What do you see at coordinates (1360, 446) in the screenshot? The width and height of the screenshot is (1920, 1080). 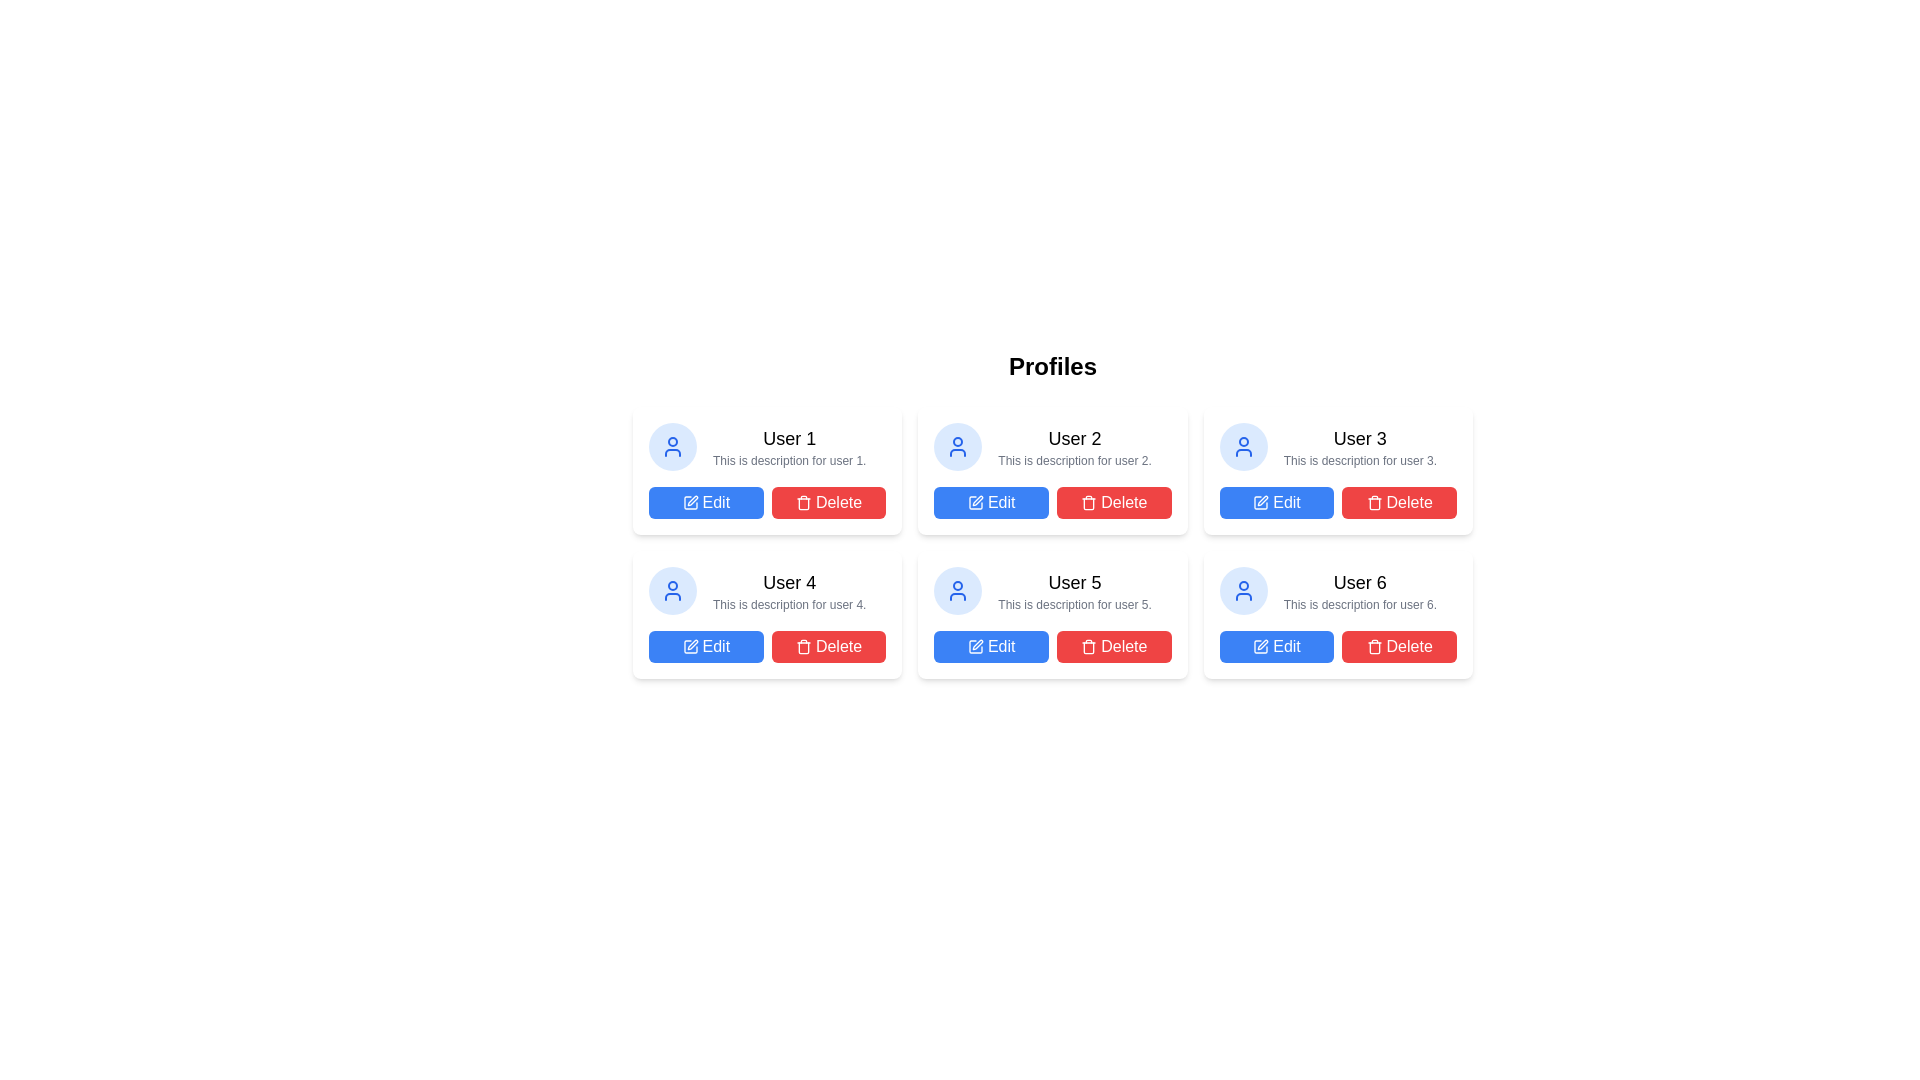 I see `text from the Text display component, which shows 'User 3' in bold and 'This is description for user 3.' below it, located in the second row of cards, third from the left` at bounding box center [1360, 446].